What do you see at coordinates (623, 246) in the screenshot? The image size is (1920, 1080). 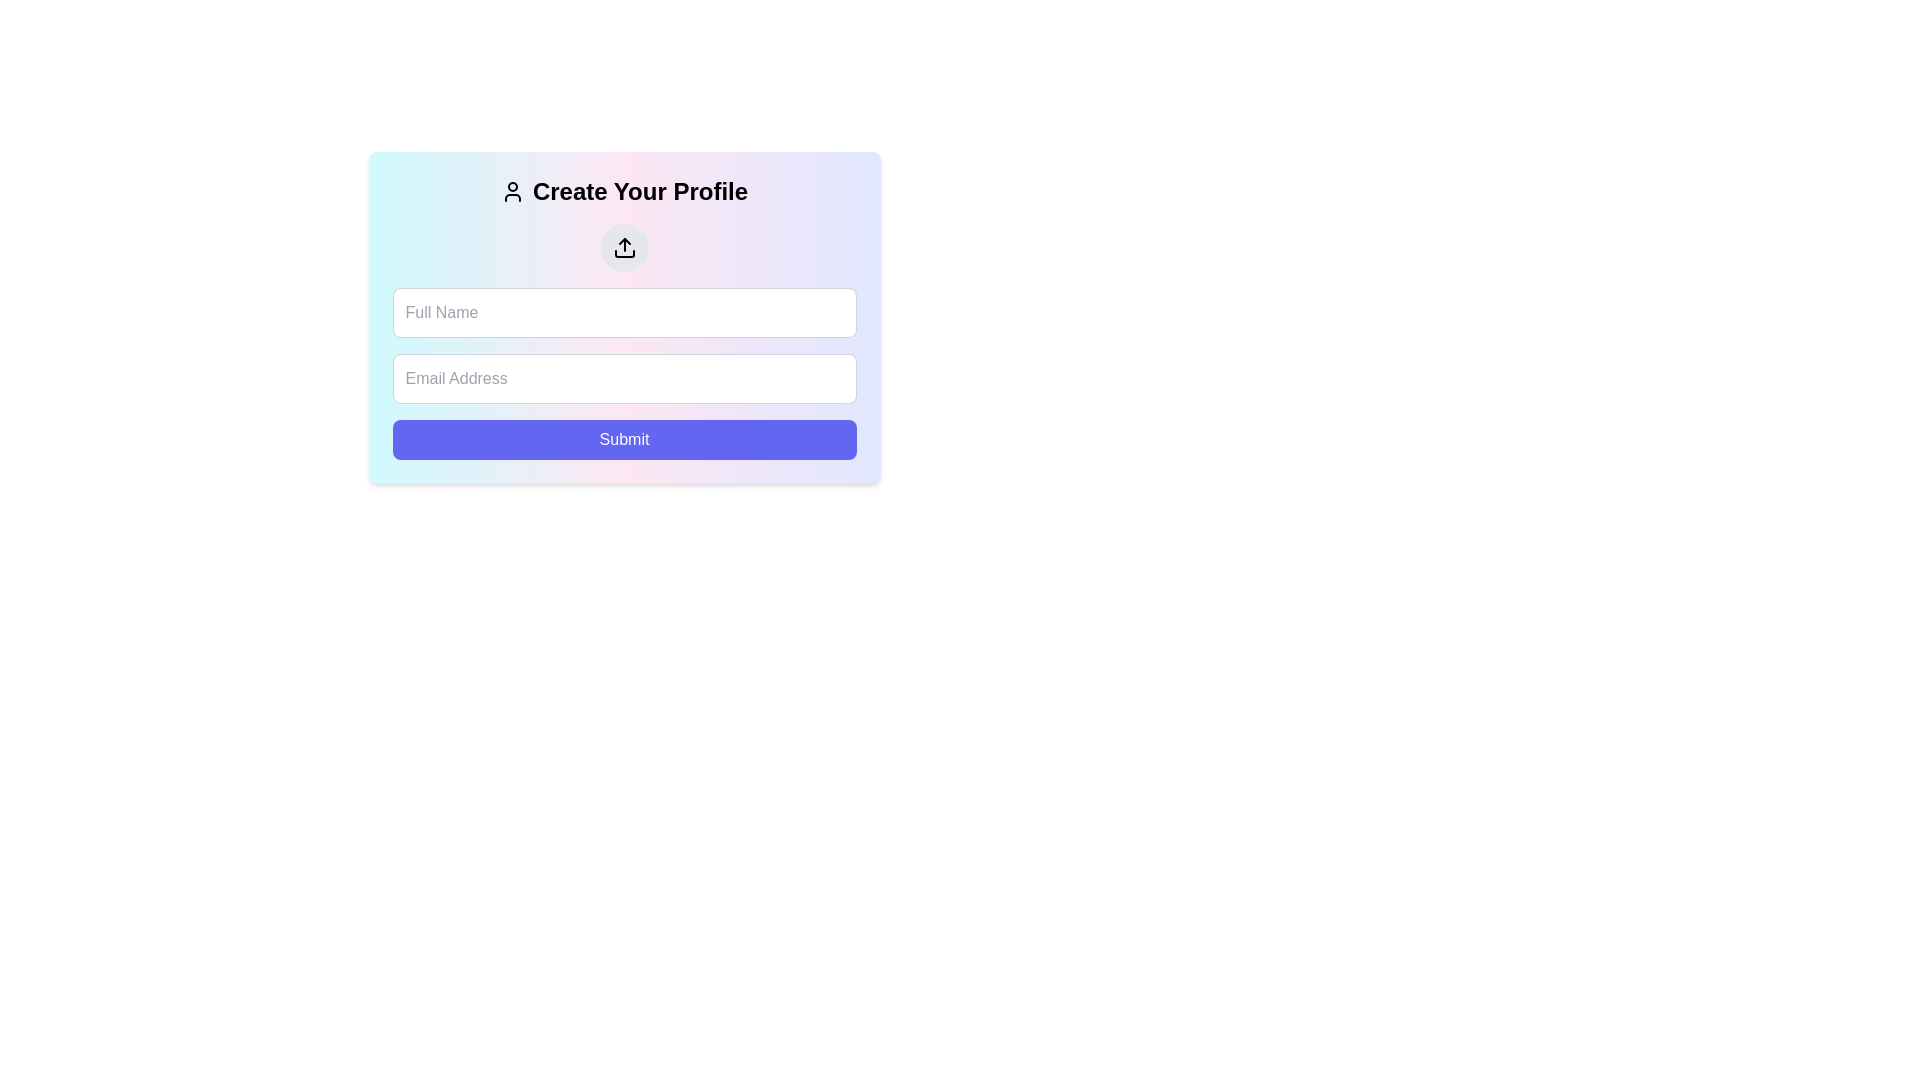 I see `the upload button with an SVG icon, which is centrally located above the 'Full Name' and 'Email Address' input fields` at bounding box center [623, 246].